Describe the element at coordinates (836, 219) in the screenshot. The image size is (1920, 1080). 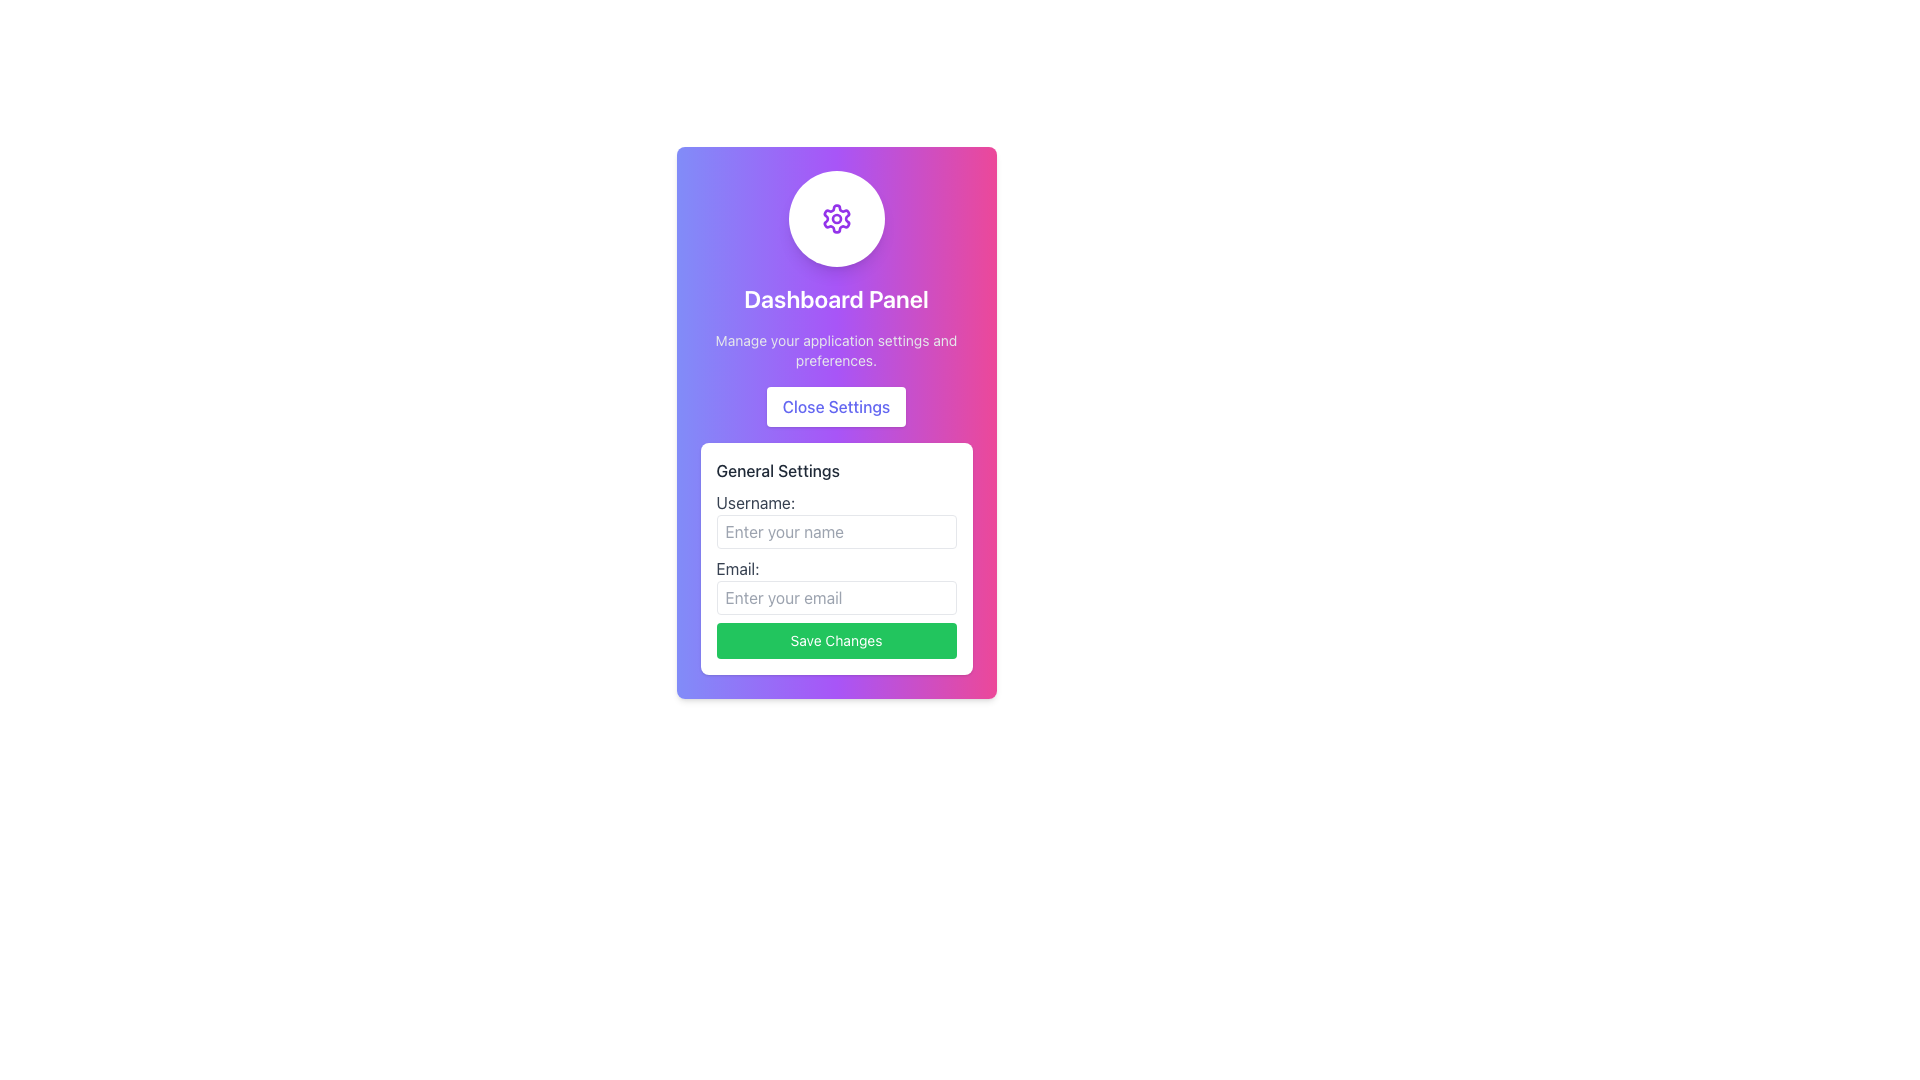
I see `the purple gear icon located centrally within a white circular button at the top of the colorful gradient panel` at that location.